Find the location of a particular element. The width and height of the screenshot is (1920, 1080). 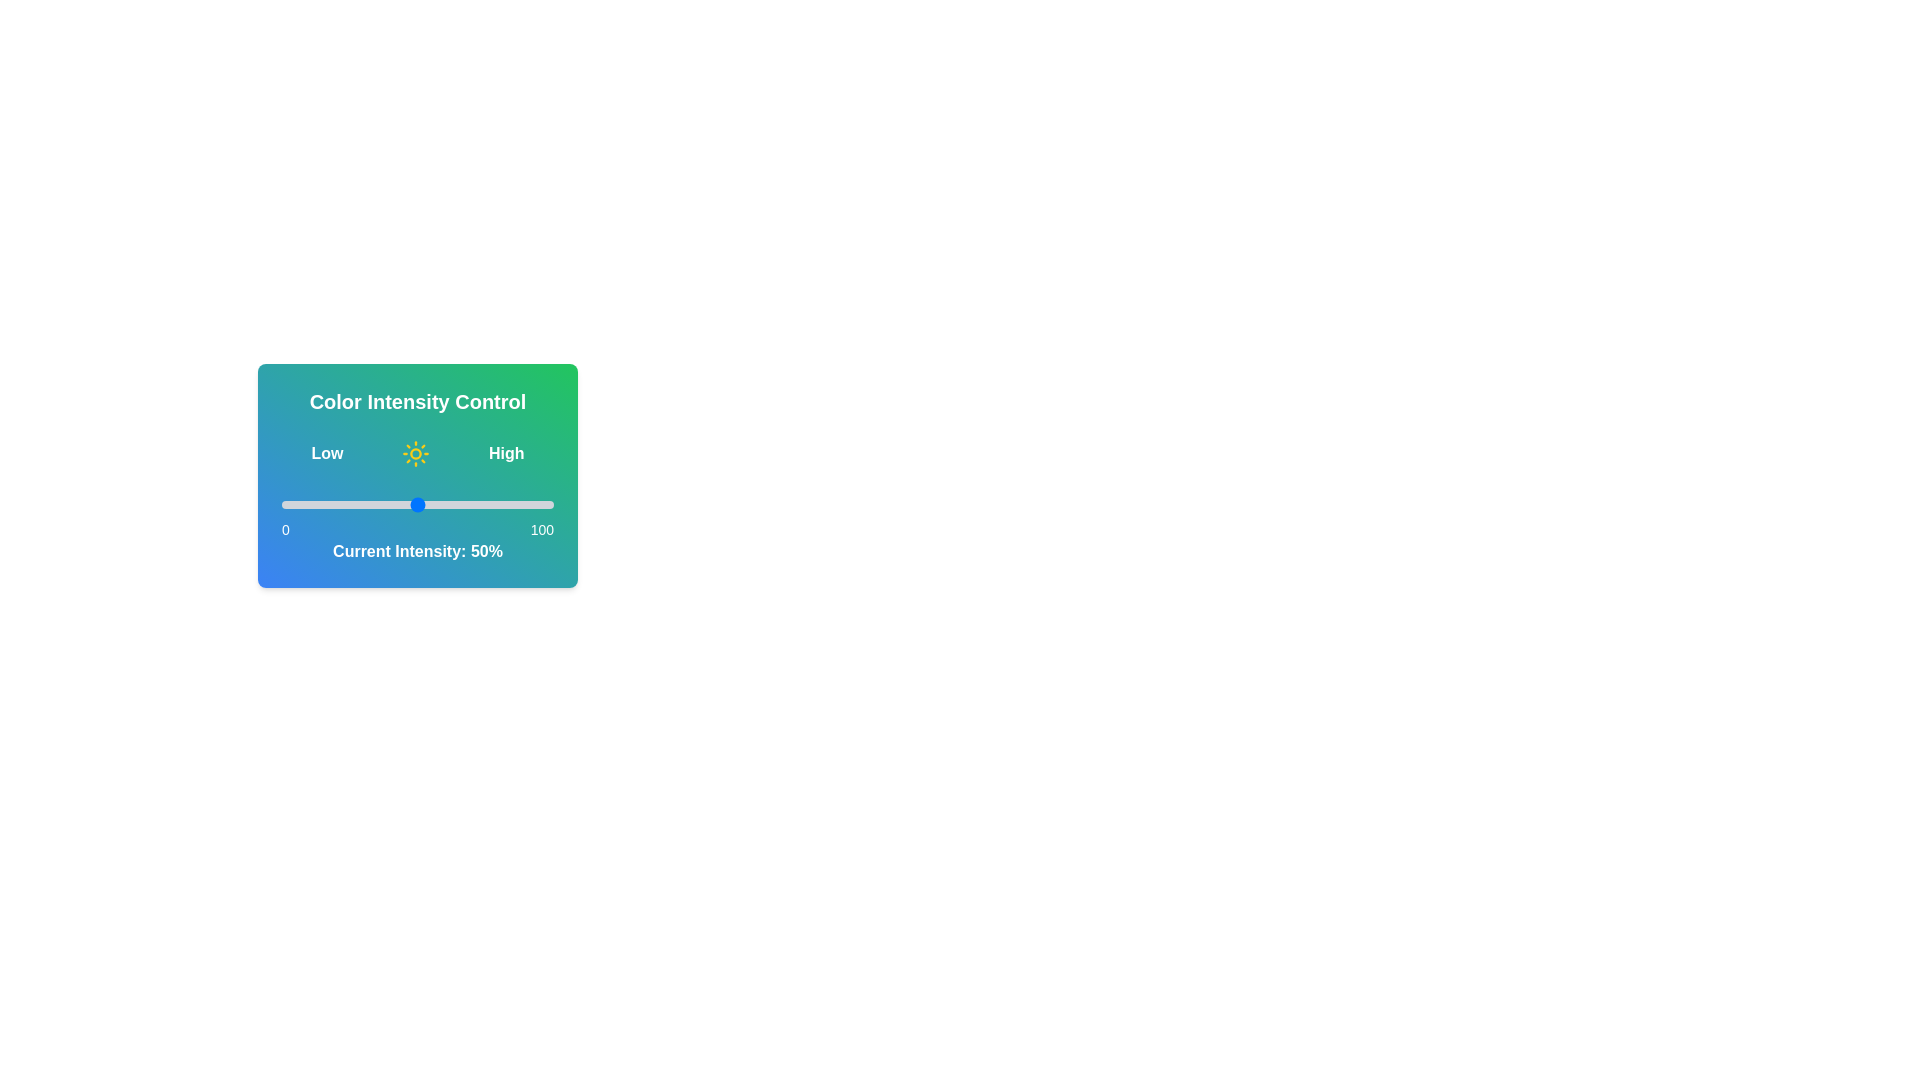

the slider value is located at coordinates (513, 504).